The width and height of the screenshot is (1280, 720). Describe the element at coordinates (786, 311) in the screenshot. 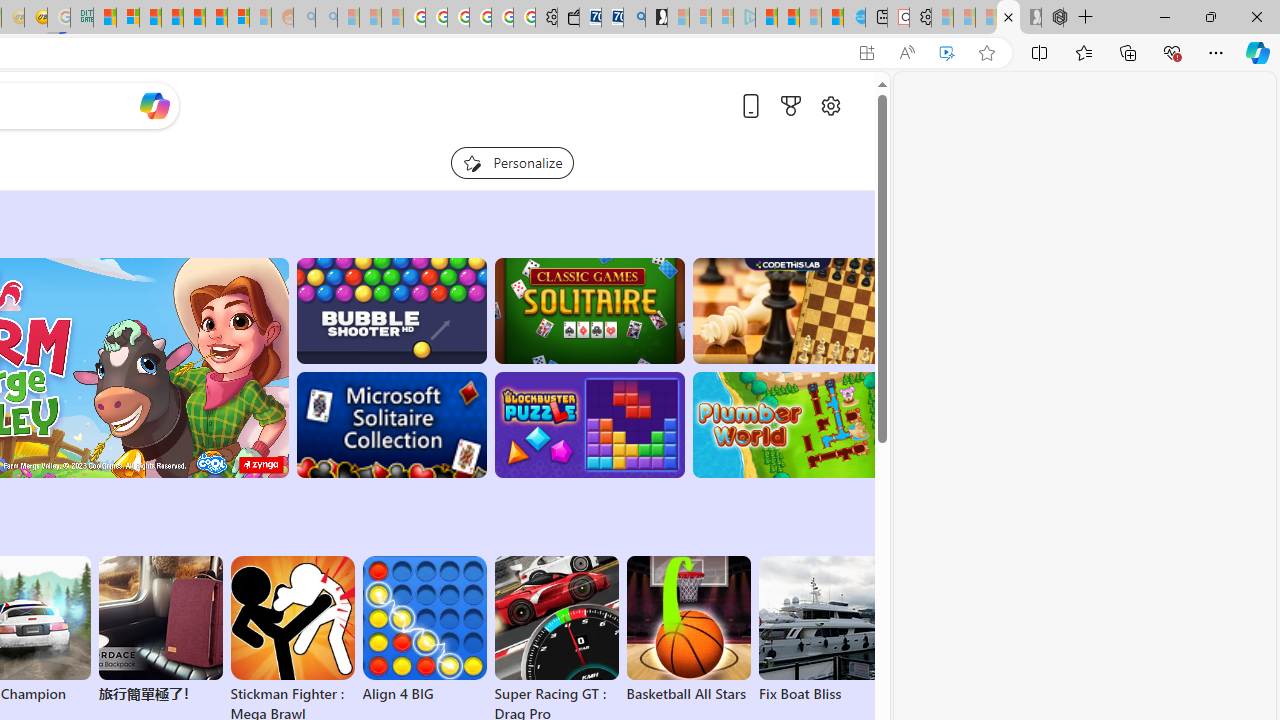

I see `'Master Chess'` at that location.